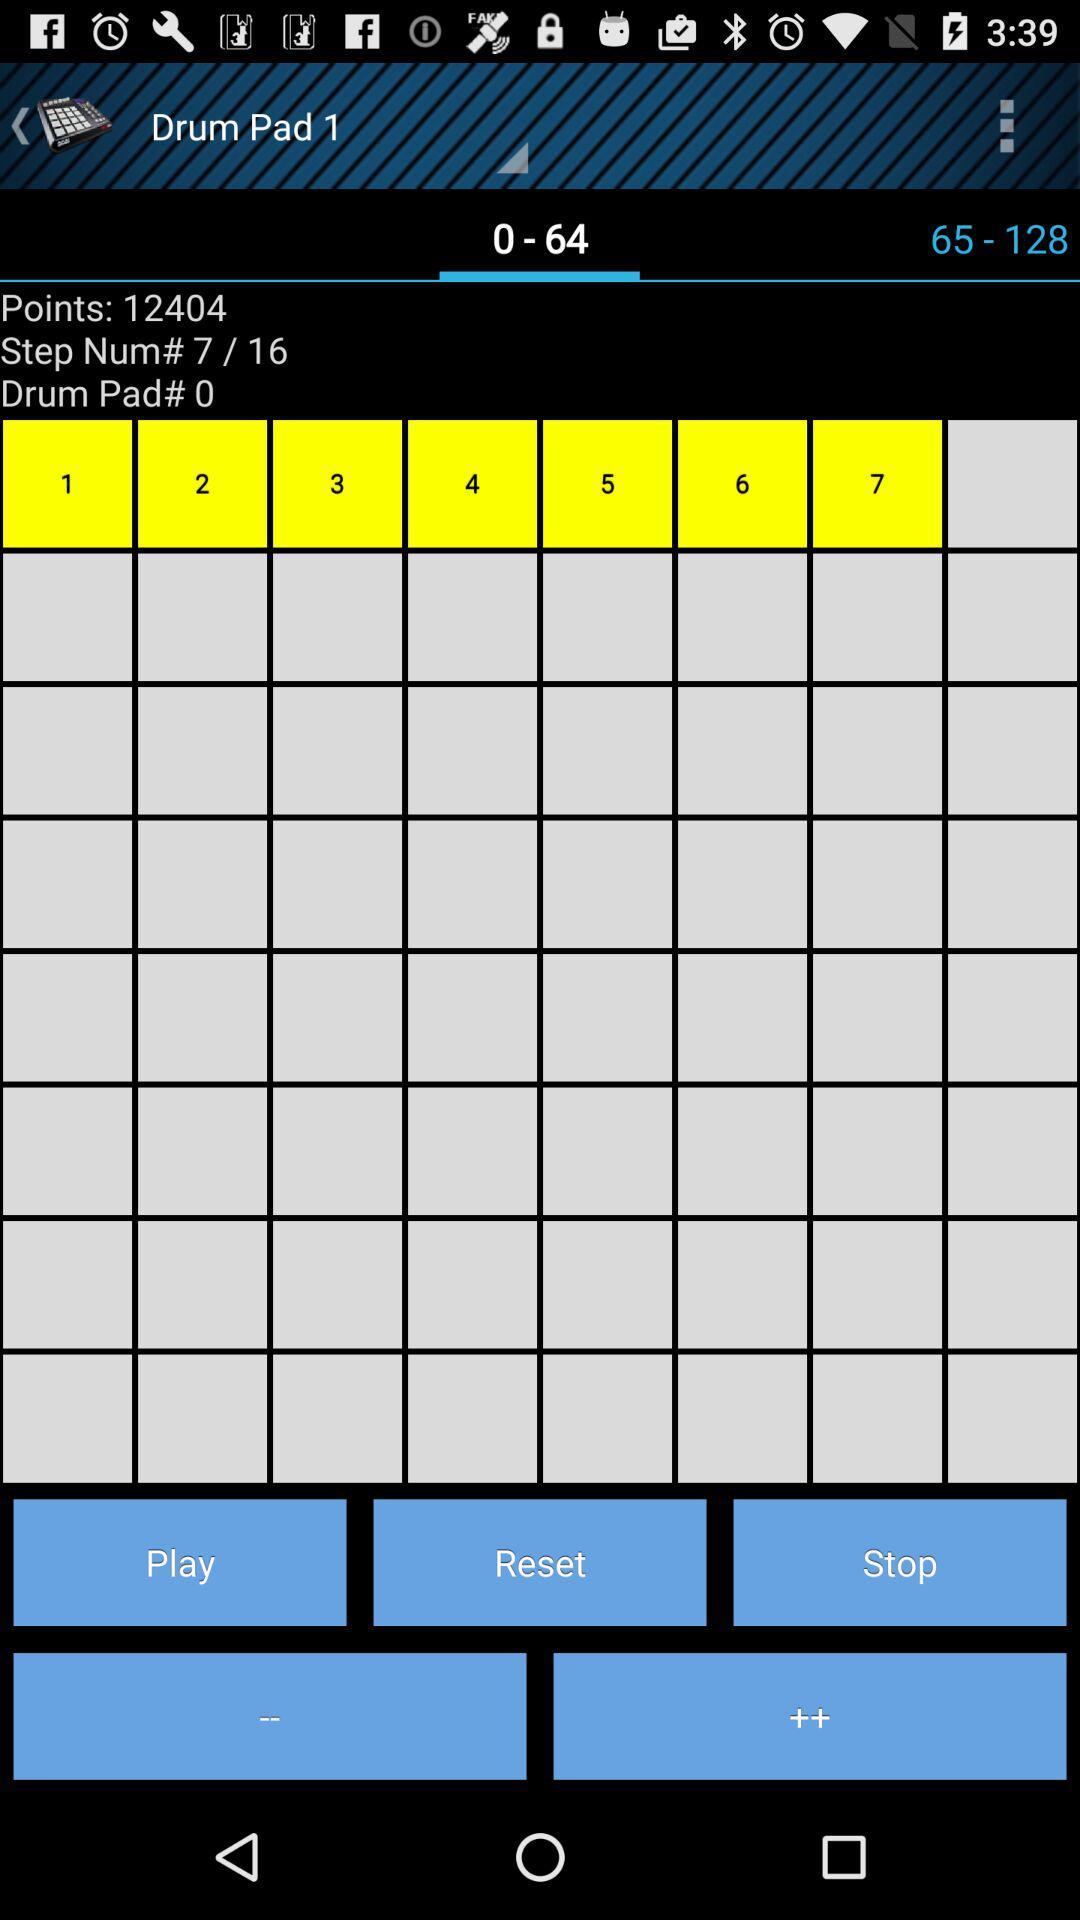 This screenshot has height=1920, width=1080. What do you see at coordinates (66, 1017) in the screenshot?
I see `4th box below 1` at bounding box center [66, 1017].